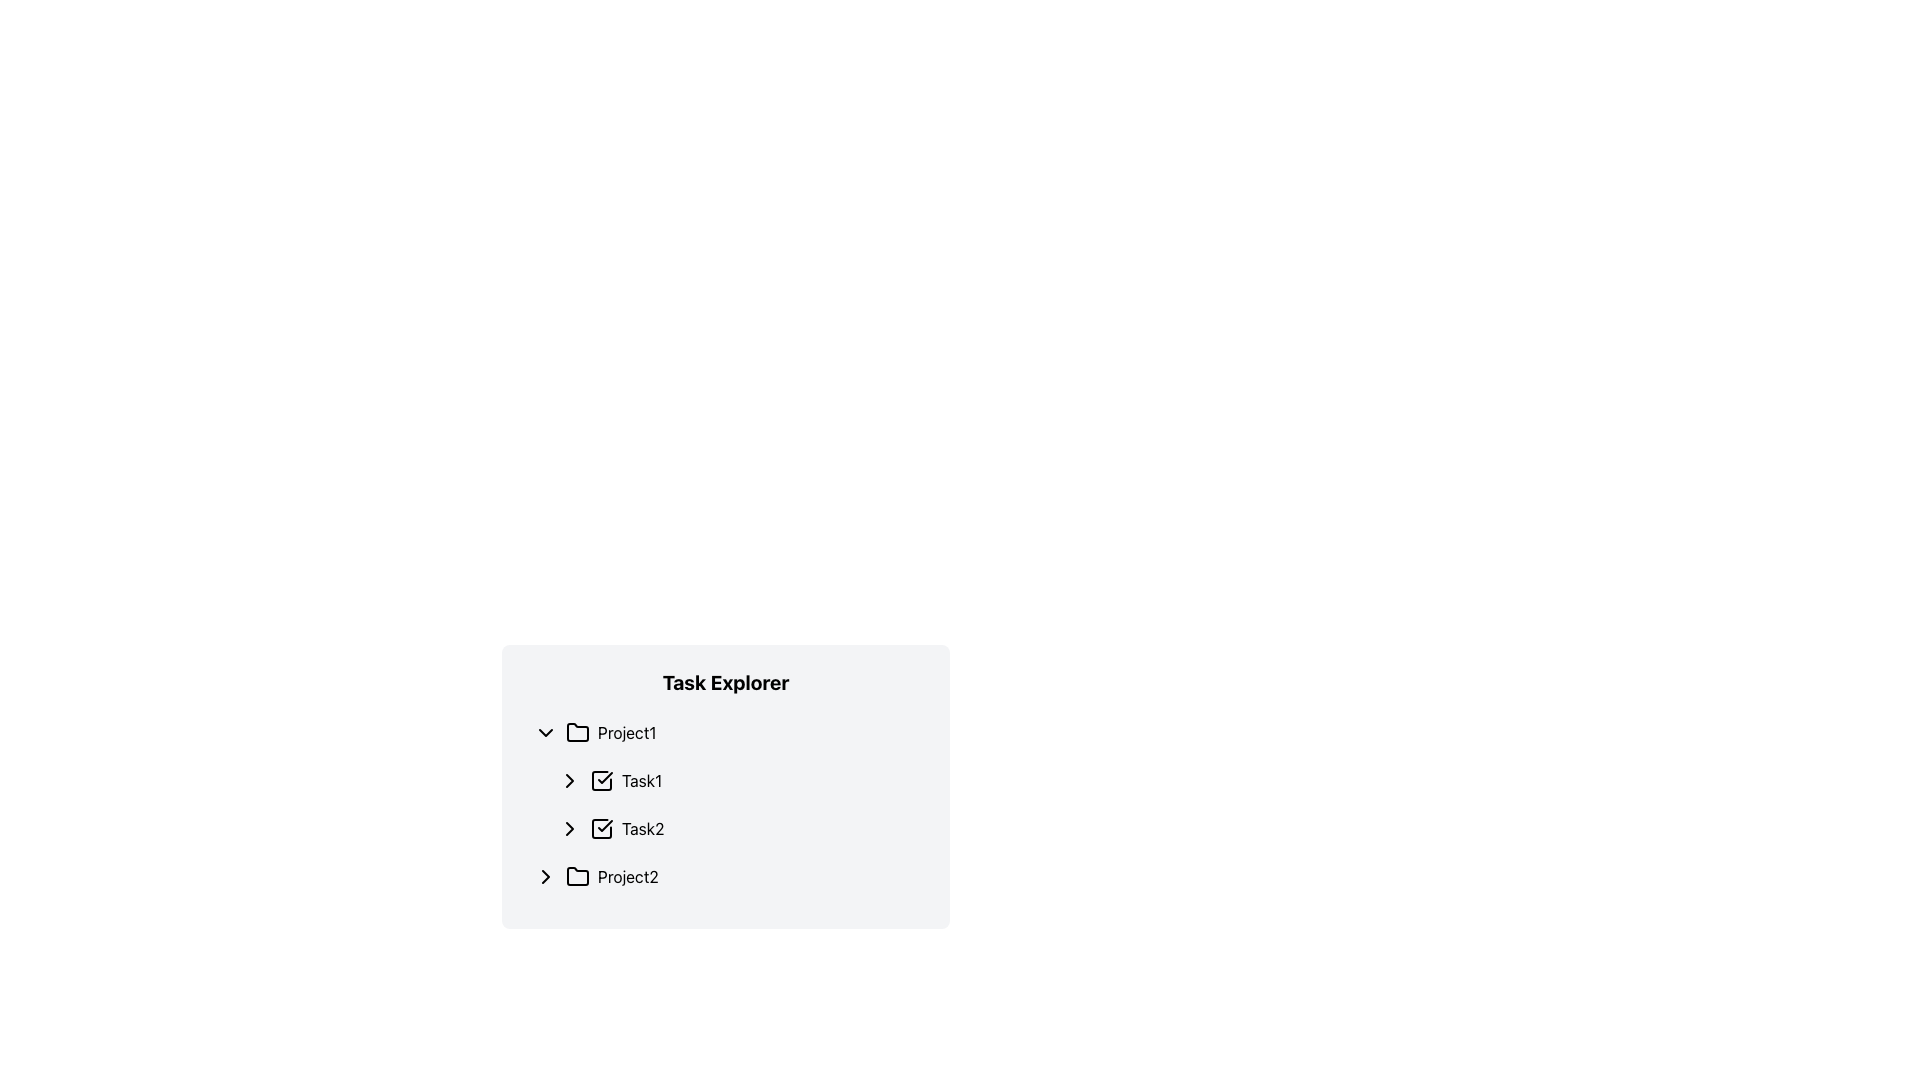 The width and height of the screenshot is (1920, 1080). I want to click on the checkbox indicating the completion status of 'Task1', so click(600, 779).